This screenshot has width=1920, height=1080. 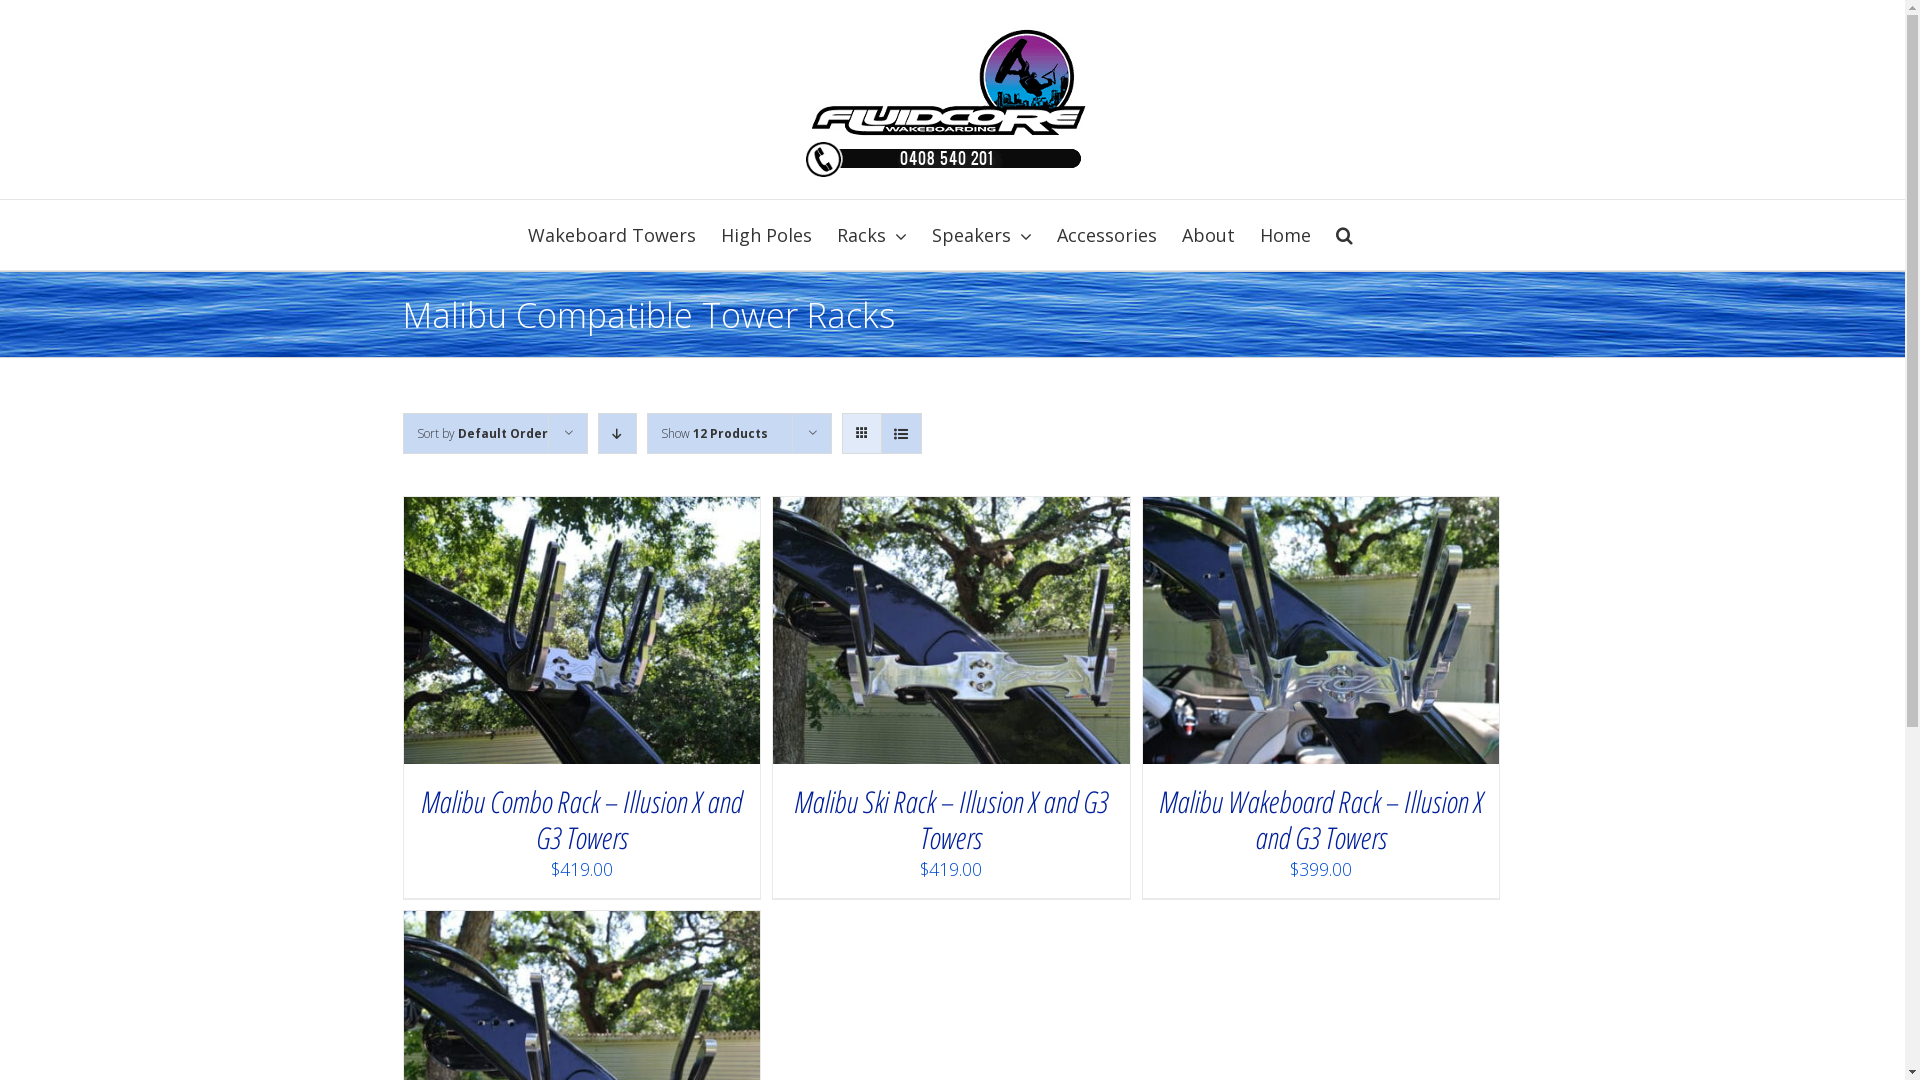 I want to click on 'Sort by Default Order', so click(x=415, y=432).